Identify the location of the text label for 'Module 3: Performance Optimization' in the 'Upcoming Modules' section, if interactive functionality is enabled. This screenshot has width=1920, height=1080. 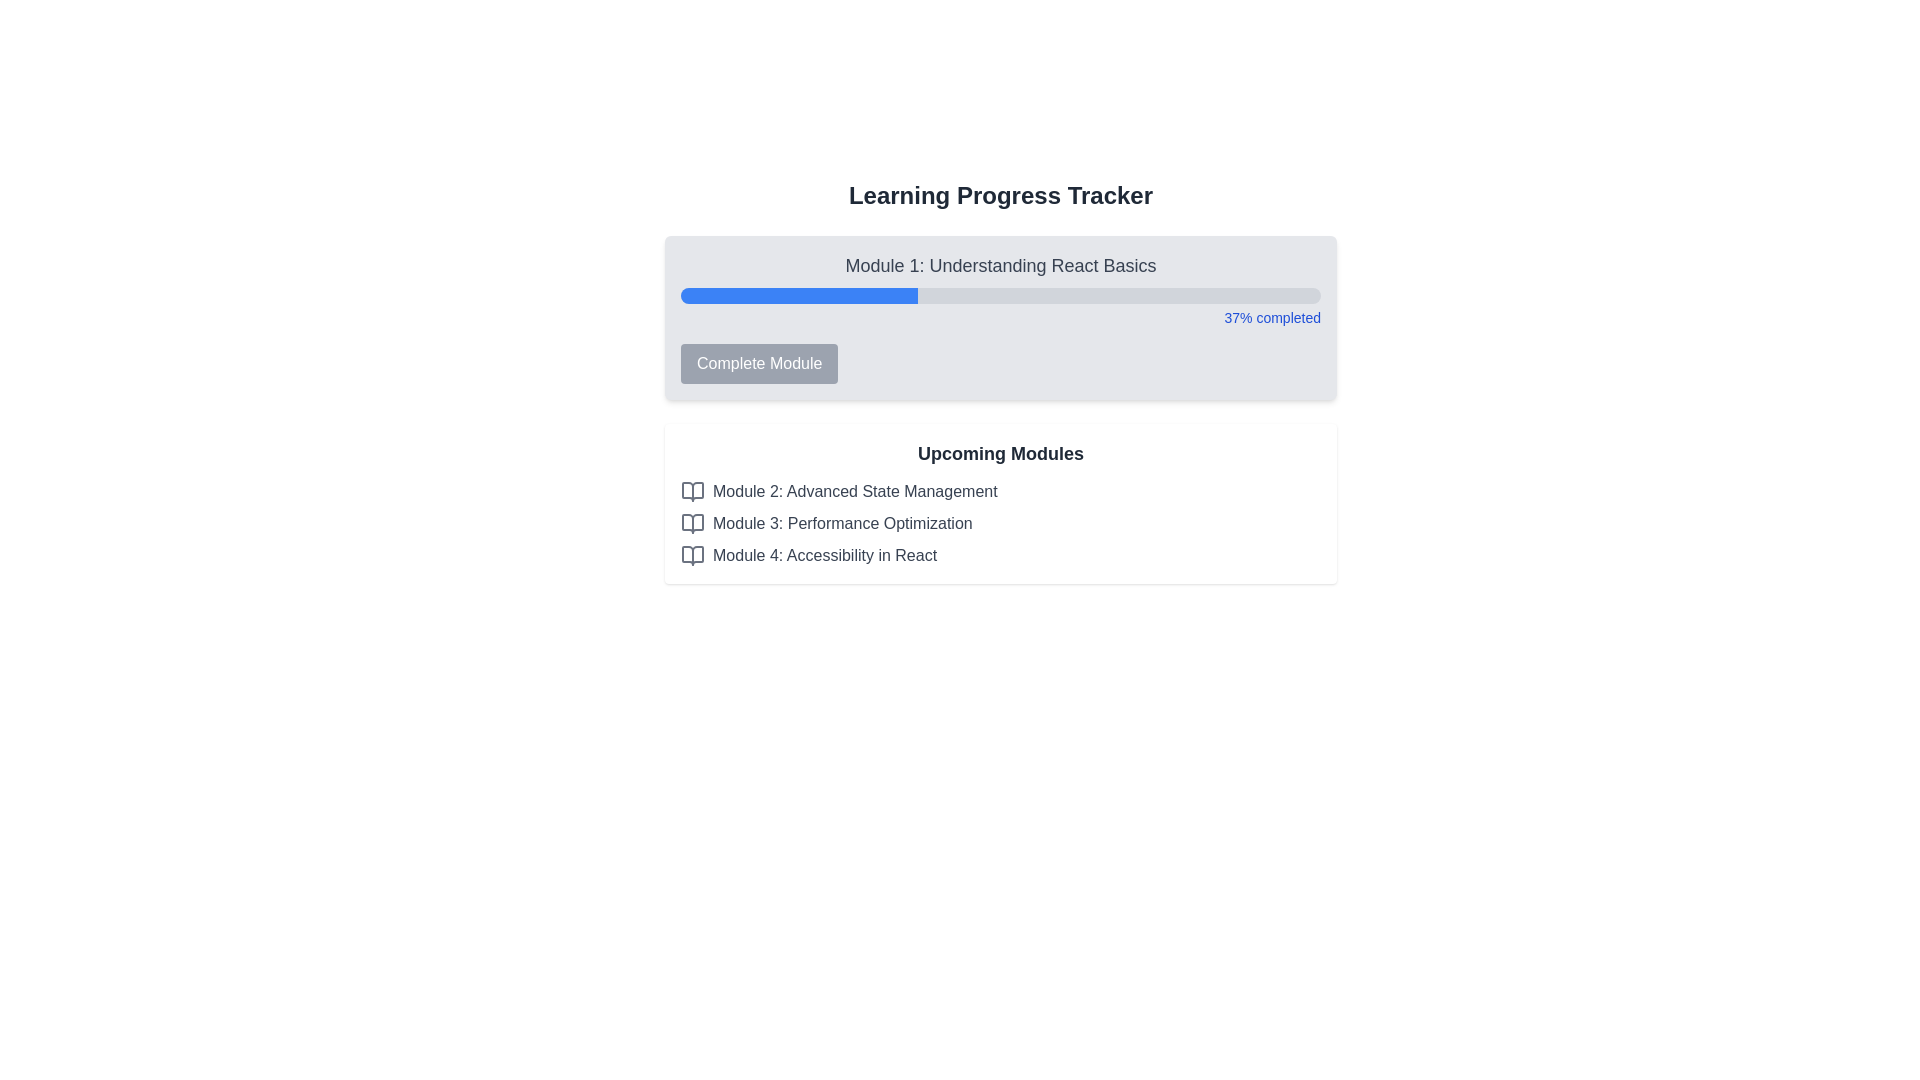
(842, 523).